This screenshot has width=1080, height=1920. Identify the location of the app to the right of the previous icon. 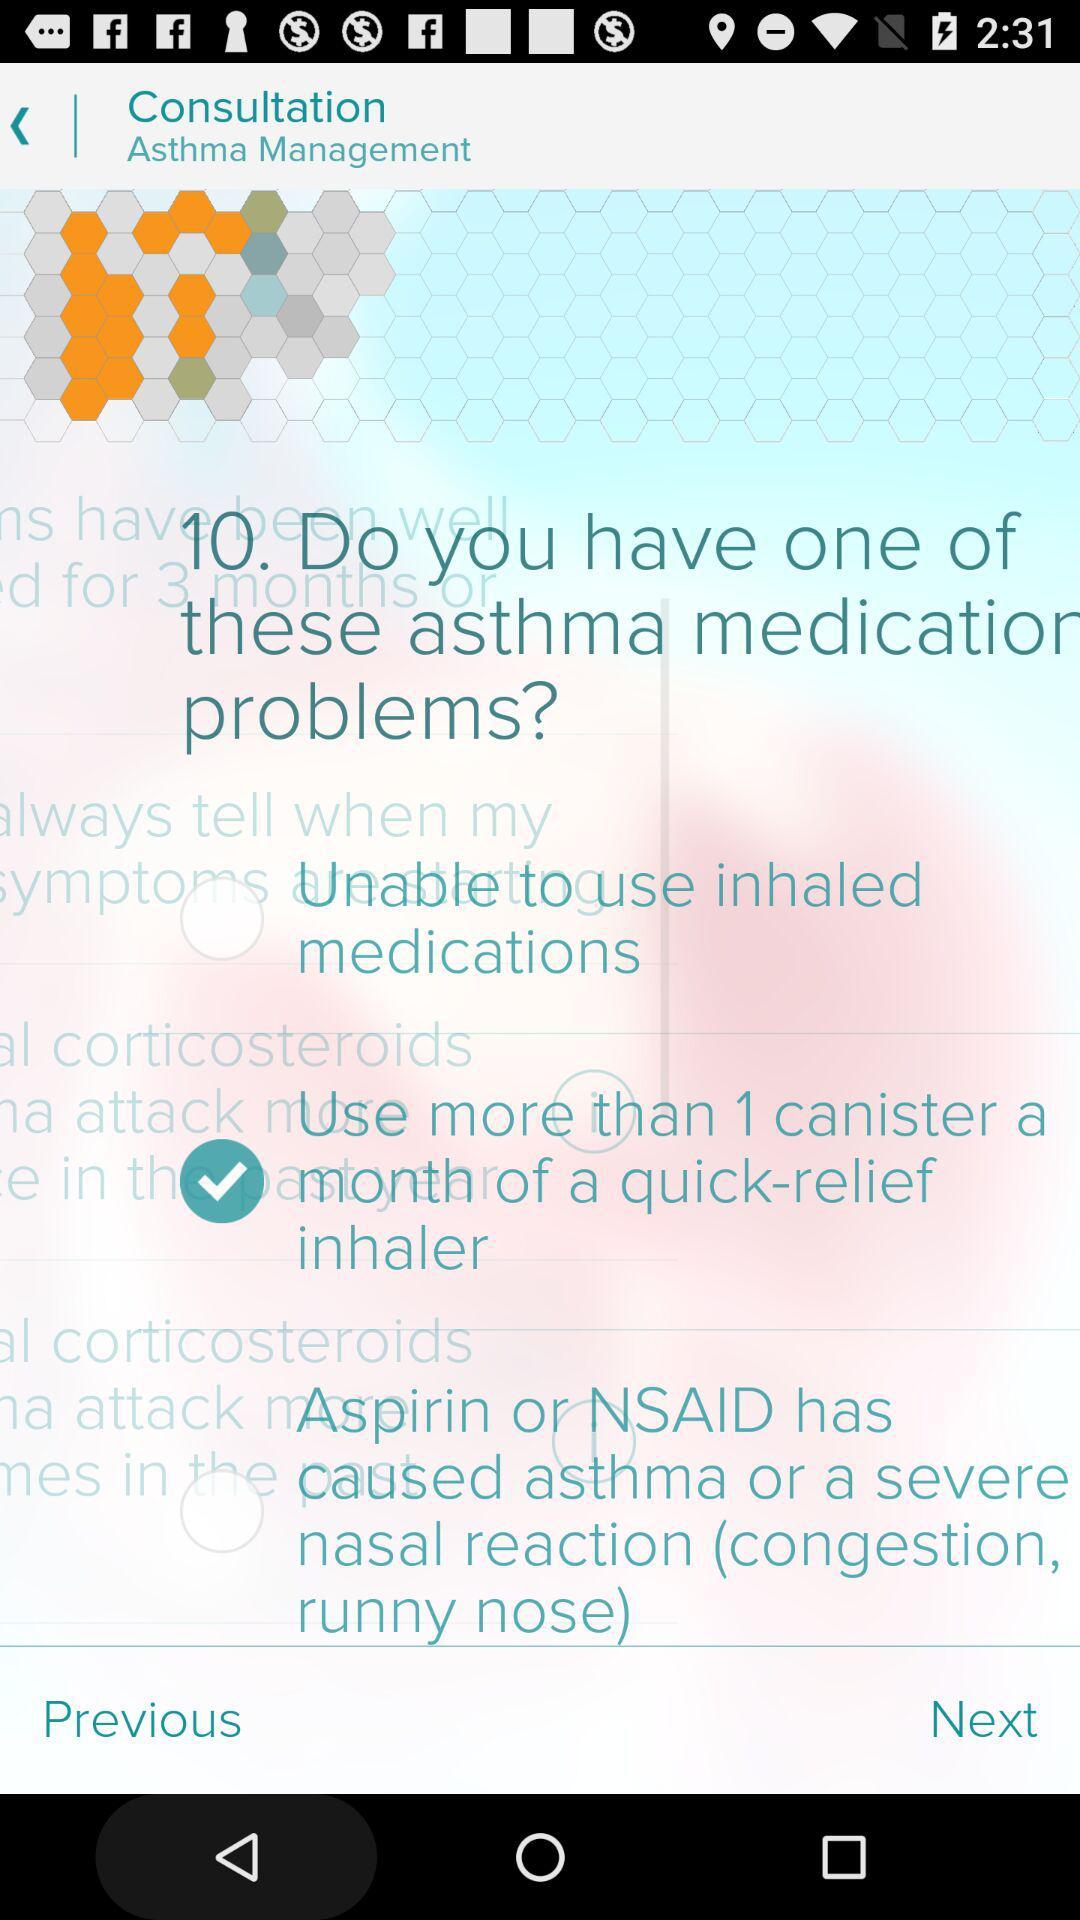
(810, 1719).